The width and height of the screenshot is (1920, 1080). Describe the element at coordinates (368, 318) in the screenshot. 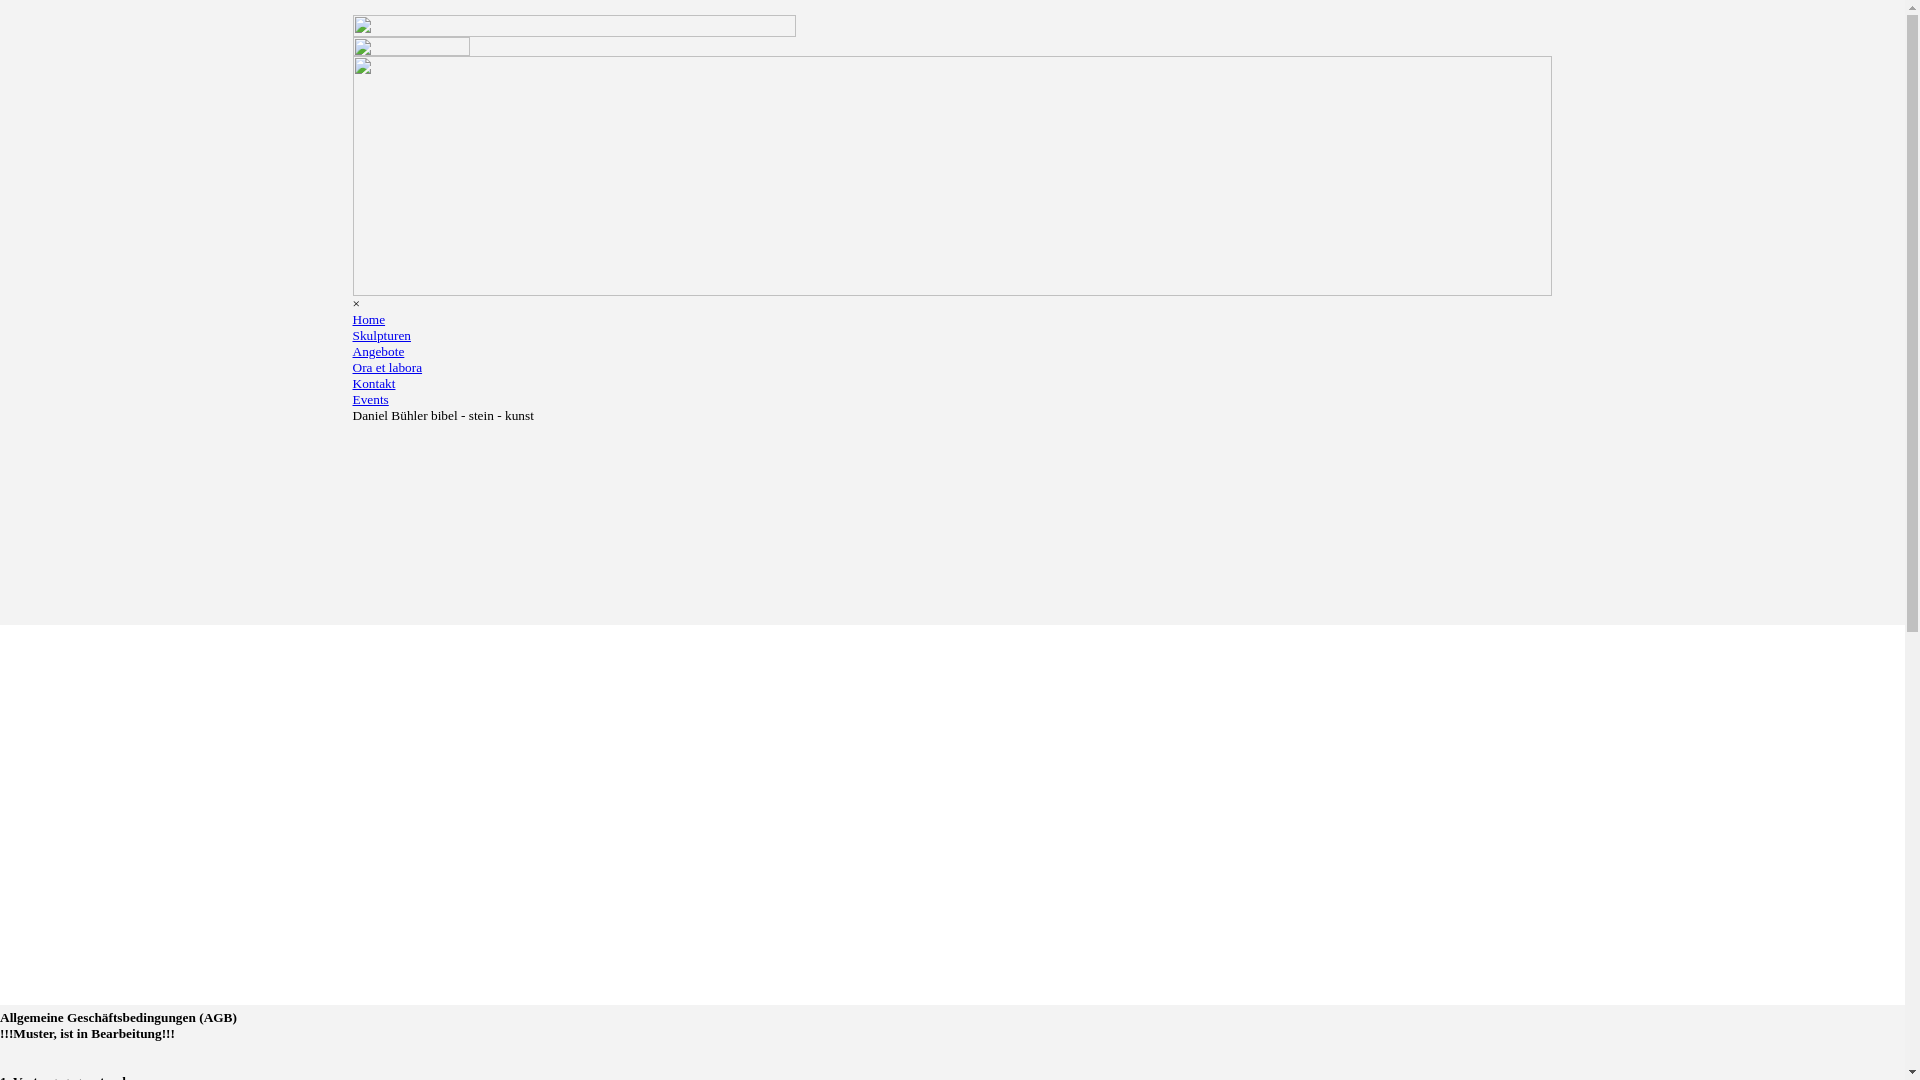

I see `'Home'` at that location.